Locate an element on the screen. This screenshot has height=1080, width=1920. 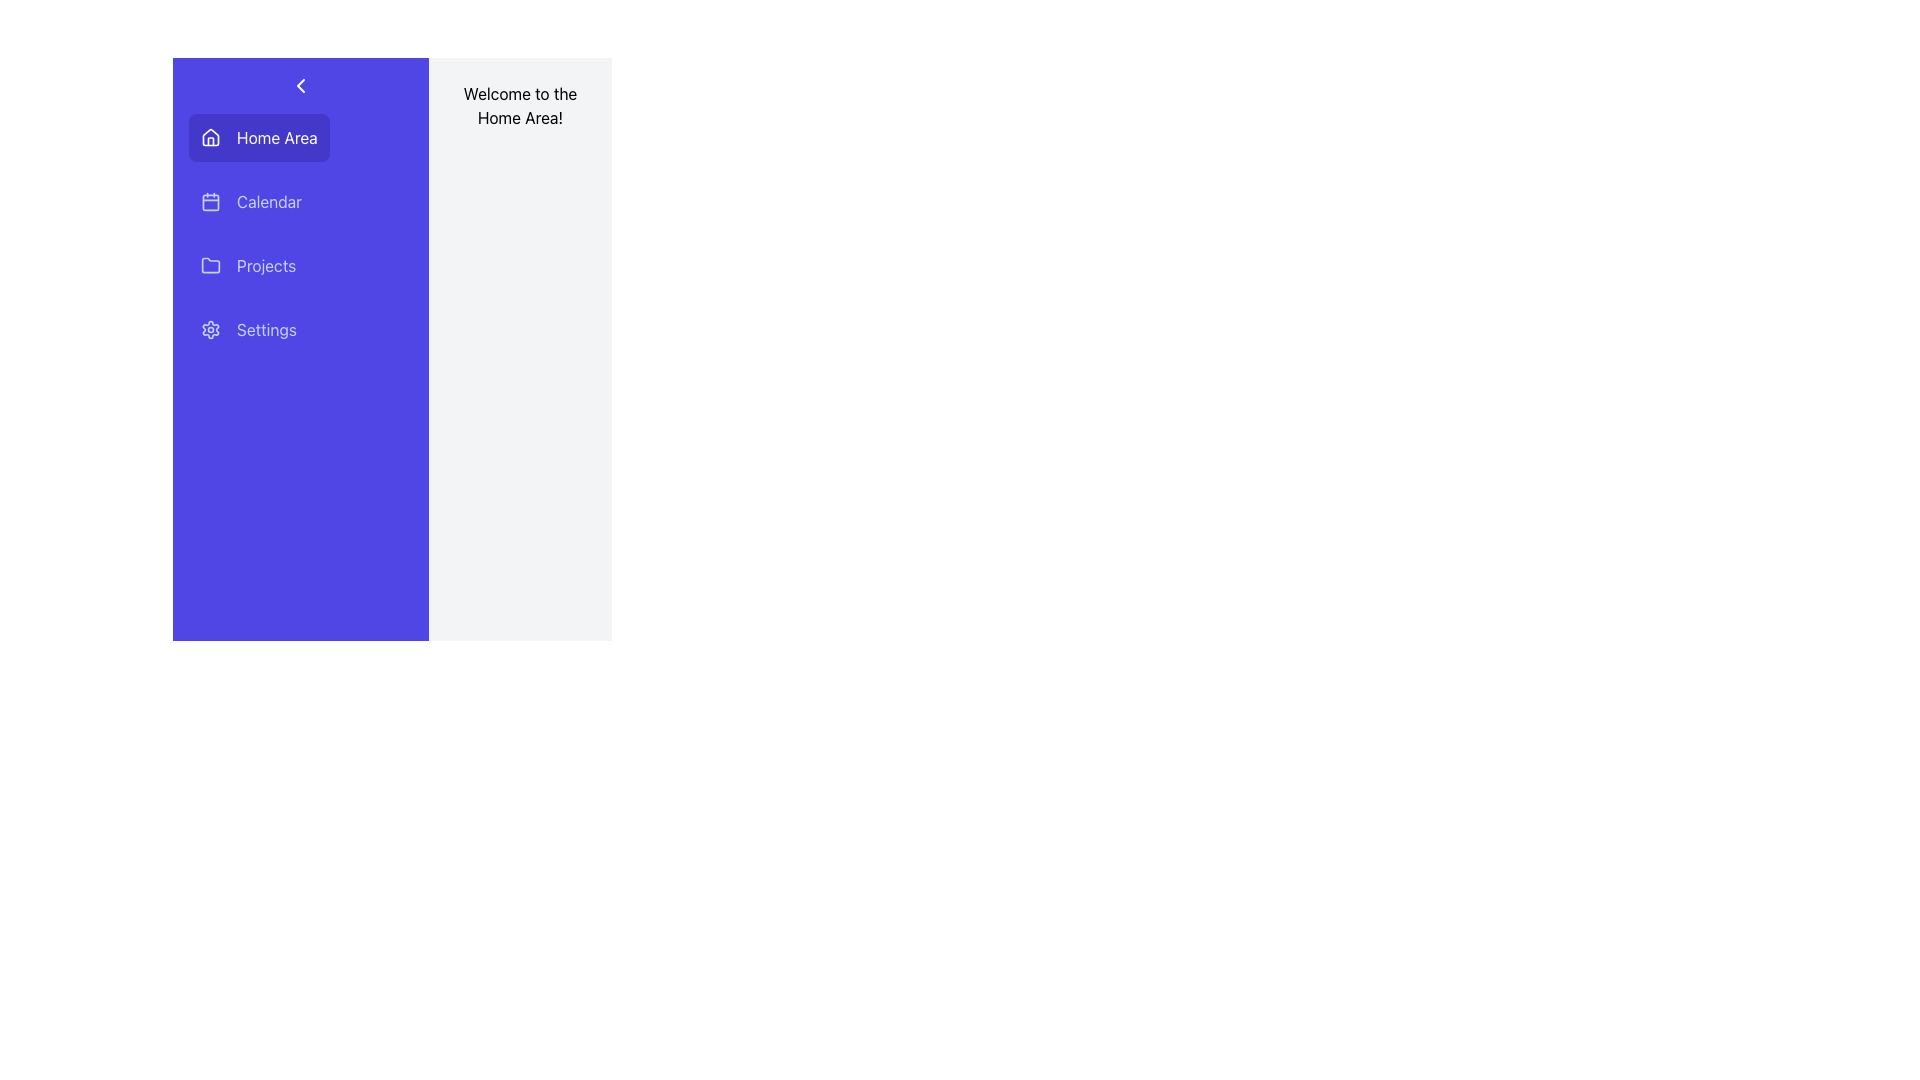
the left-facing chevron icon button located in the upper corner of the blue navigation bar is located at coordinates (300, 84).